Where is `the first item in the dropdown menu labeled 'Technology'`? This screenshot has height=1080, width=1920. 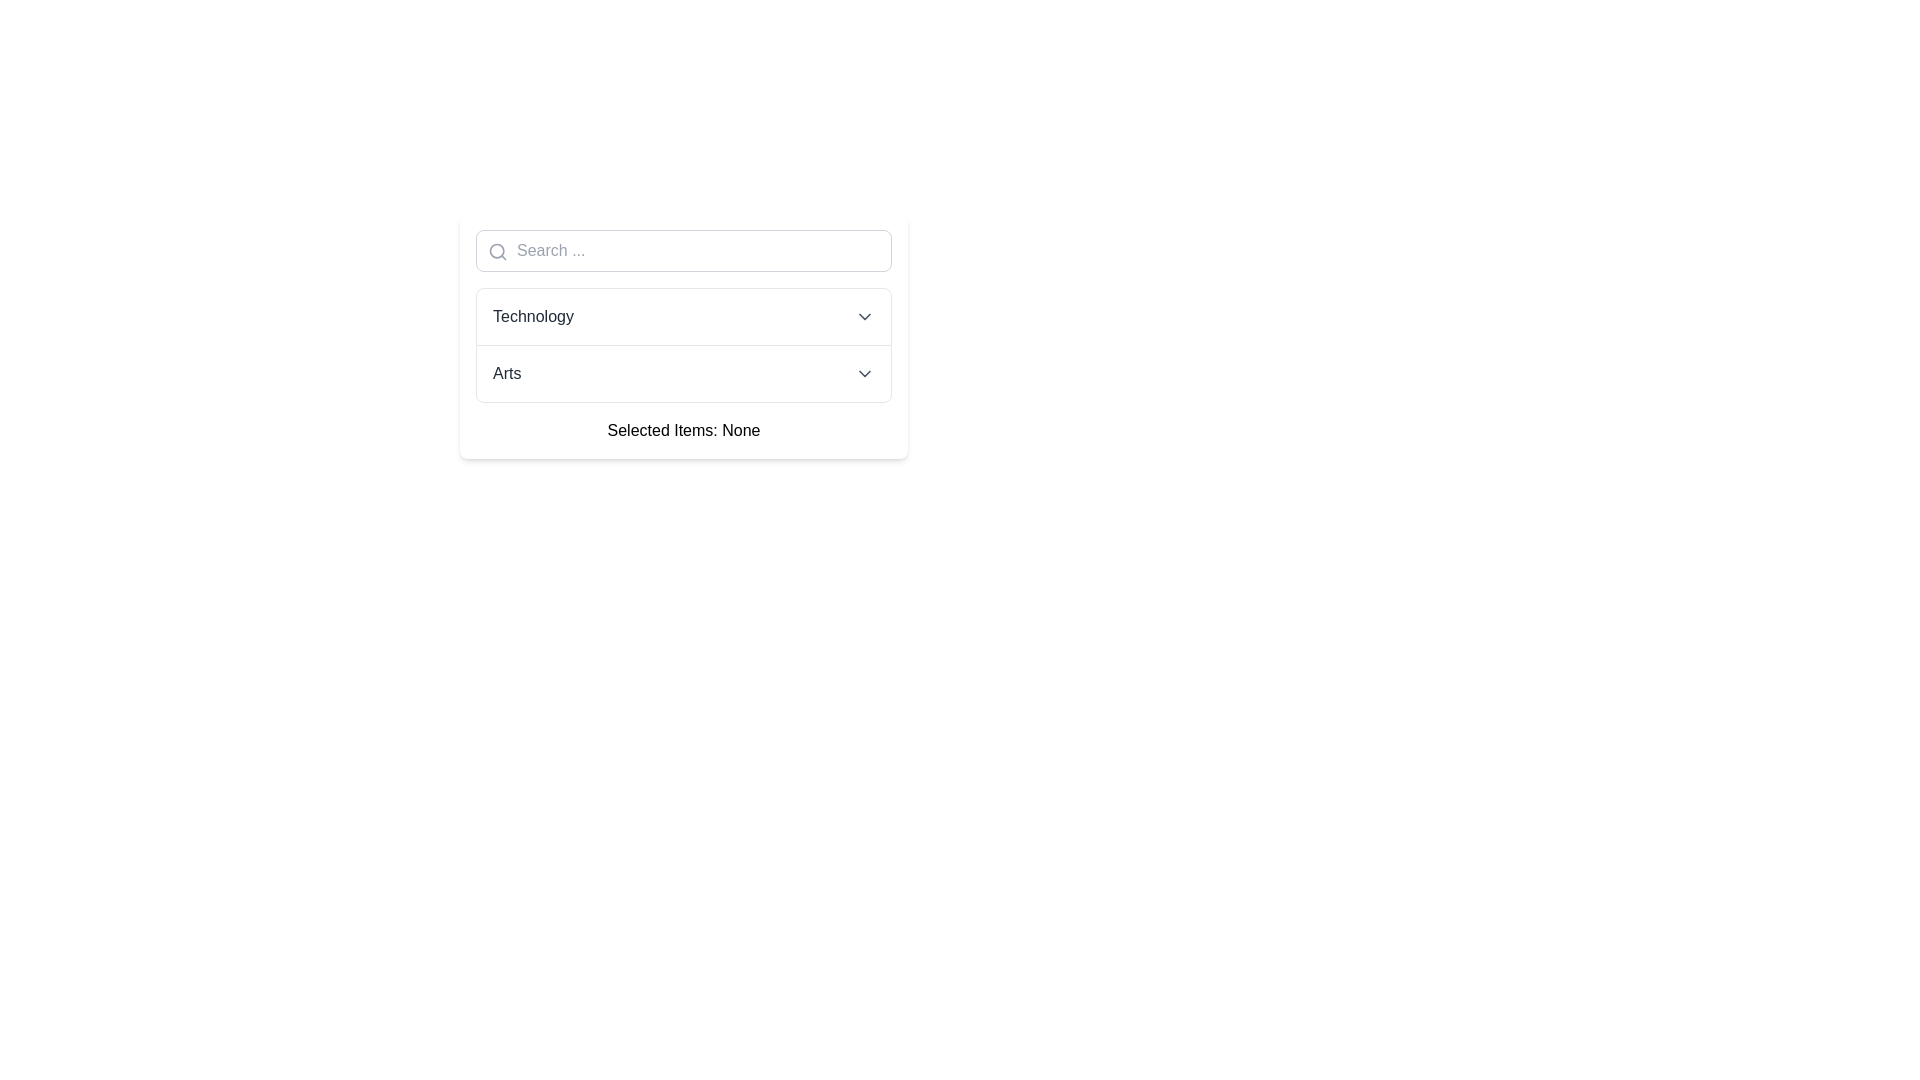 the first item in the dropdown menu labeled 'Technology' is located at coordinates (684, 315).